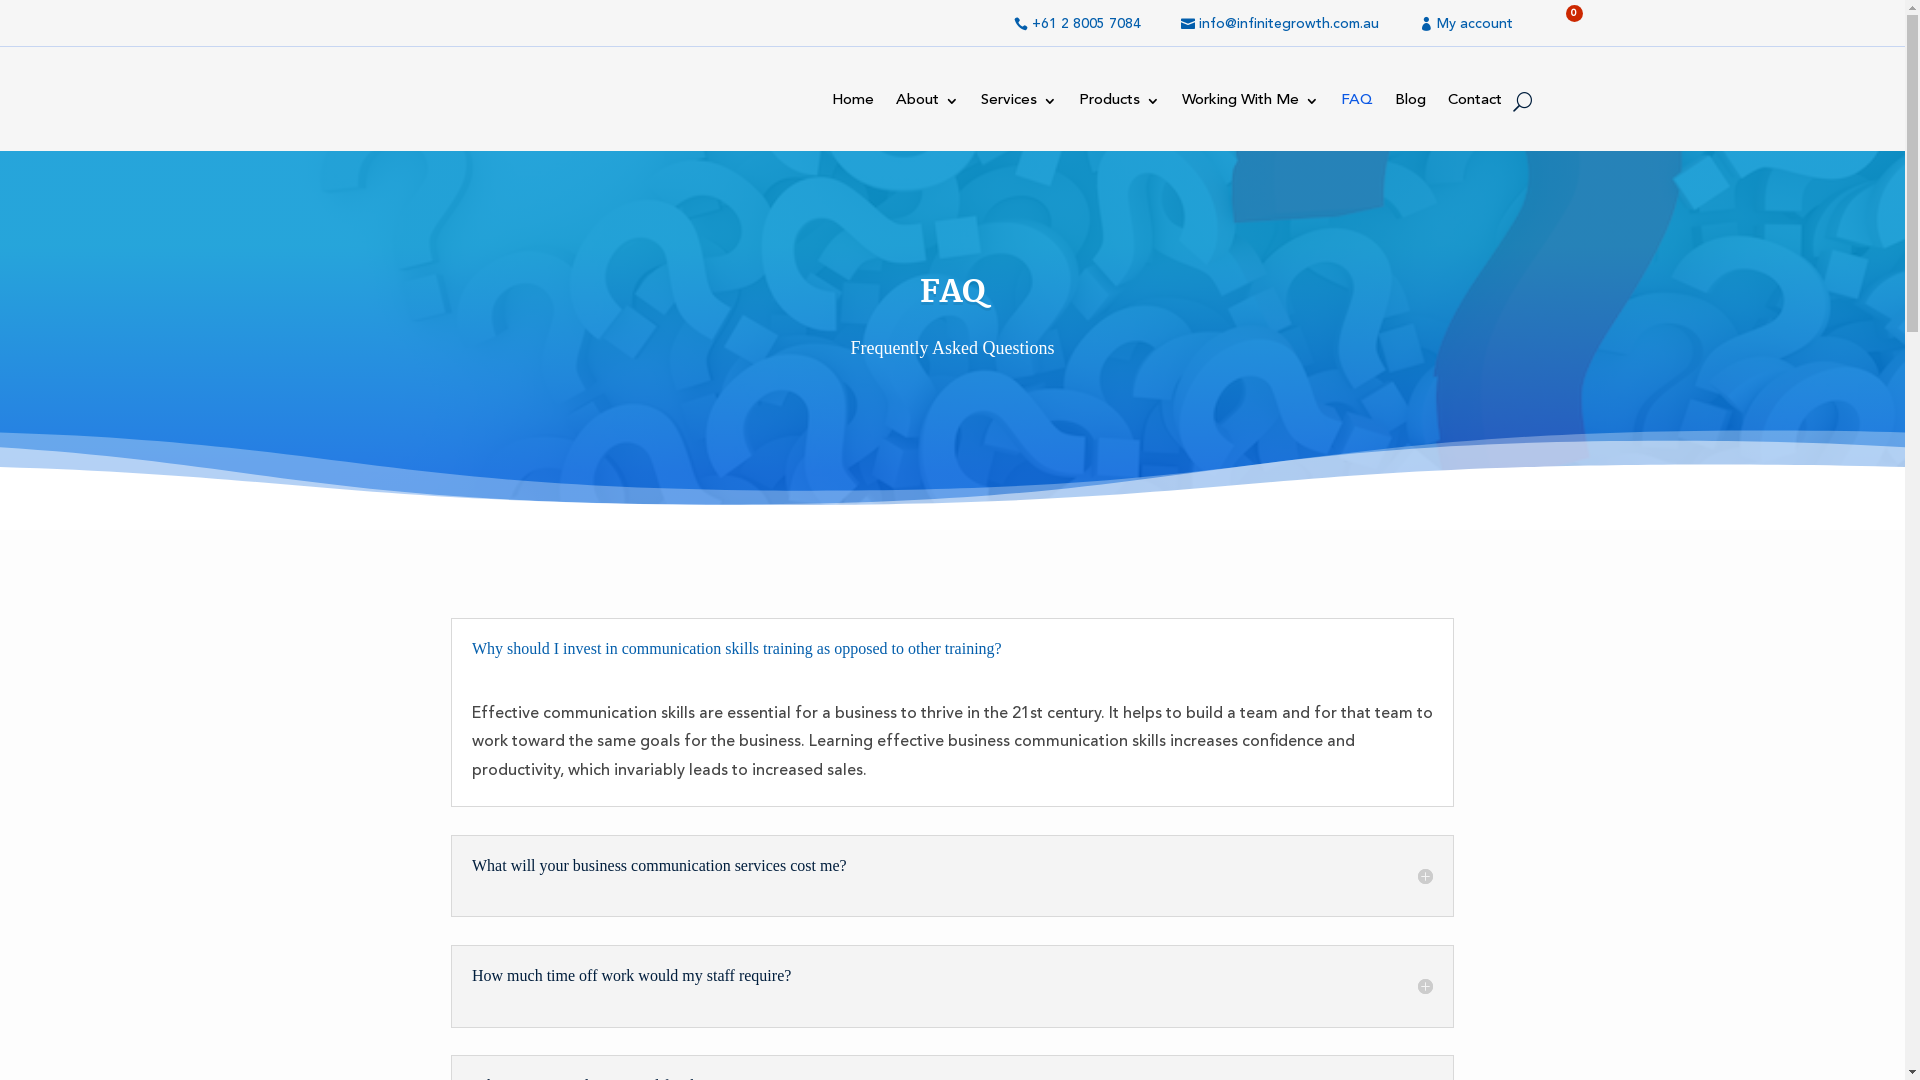 This screenshot has width=1920, height=1080. Describe the element at coordinates (1003, 24) in the screenshot. I see `'+61 2 8005 7084'` at that location.